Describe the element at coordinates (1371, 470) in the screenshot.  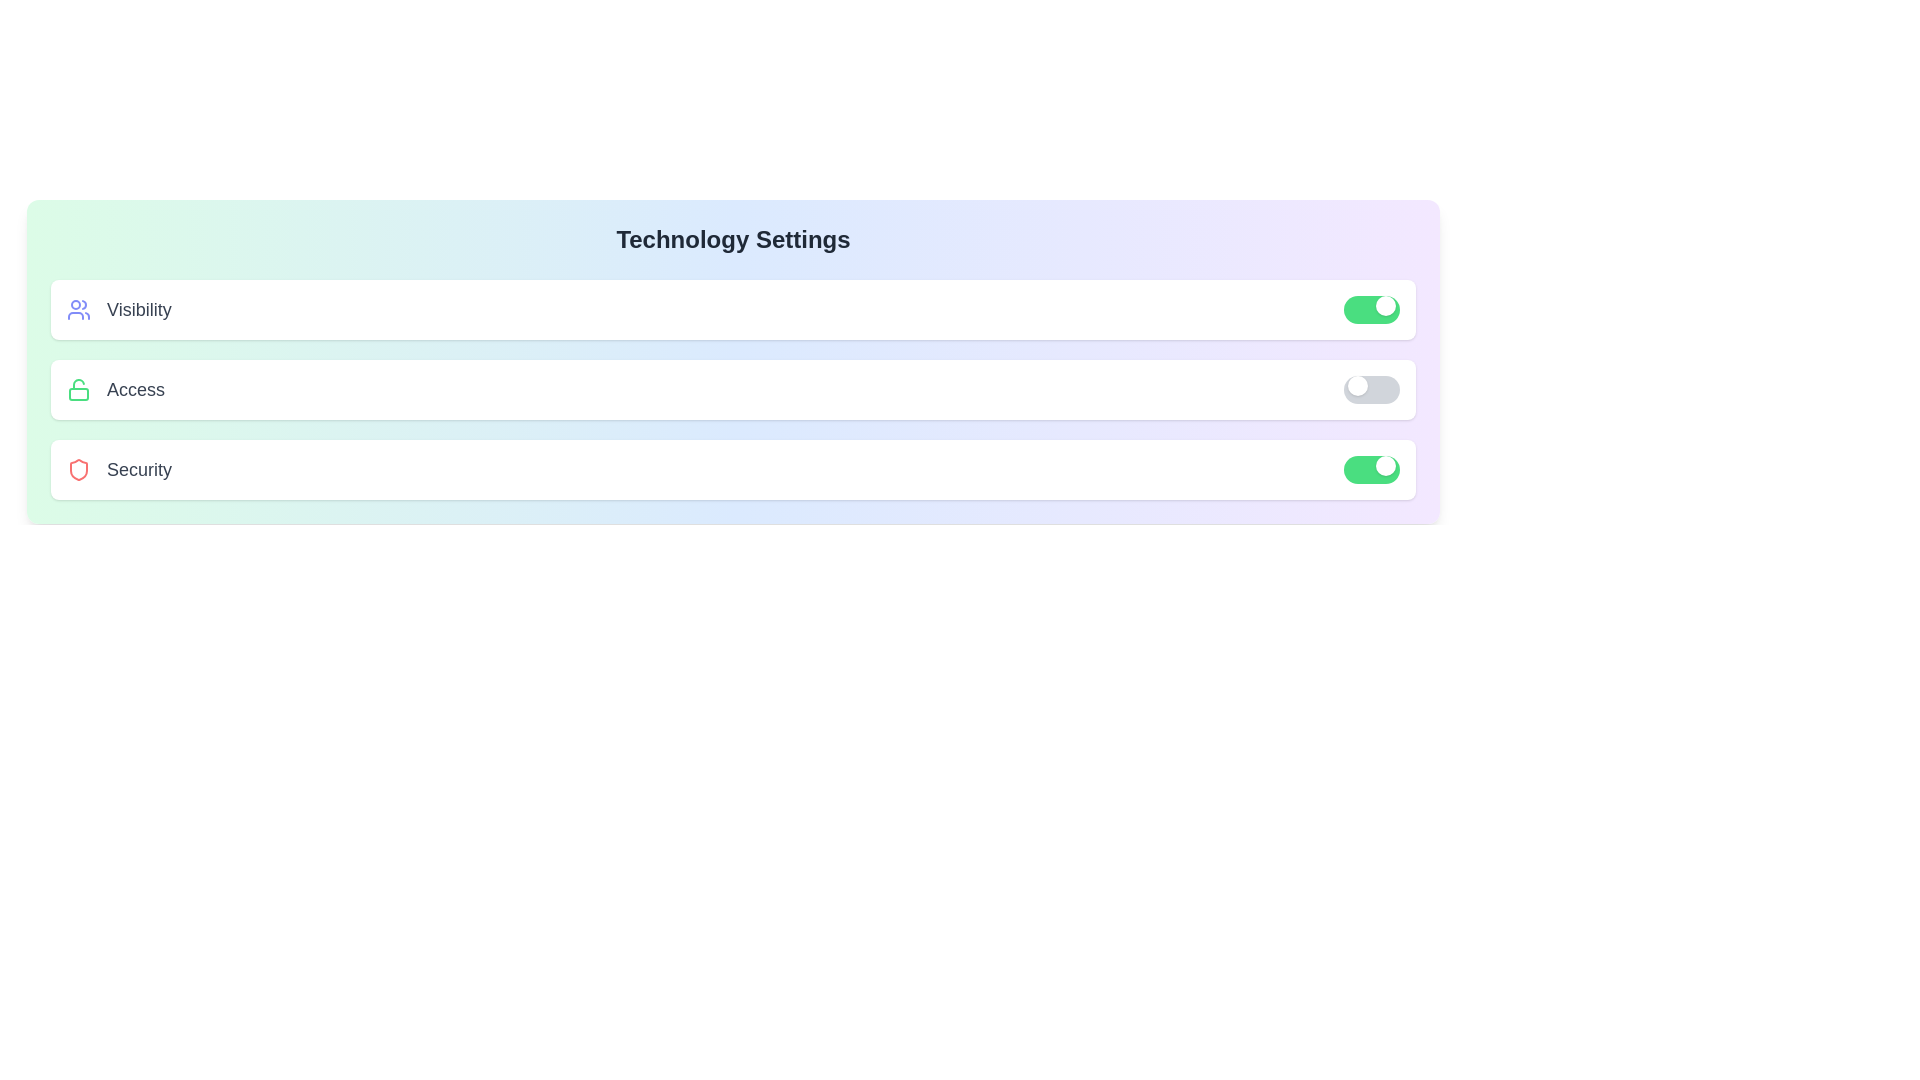
I see `toggle switch for security to change its state` at that location.